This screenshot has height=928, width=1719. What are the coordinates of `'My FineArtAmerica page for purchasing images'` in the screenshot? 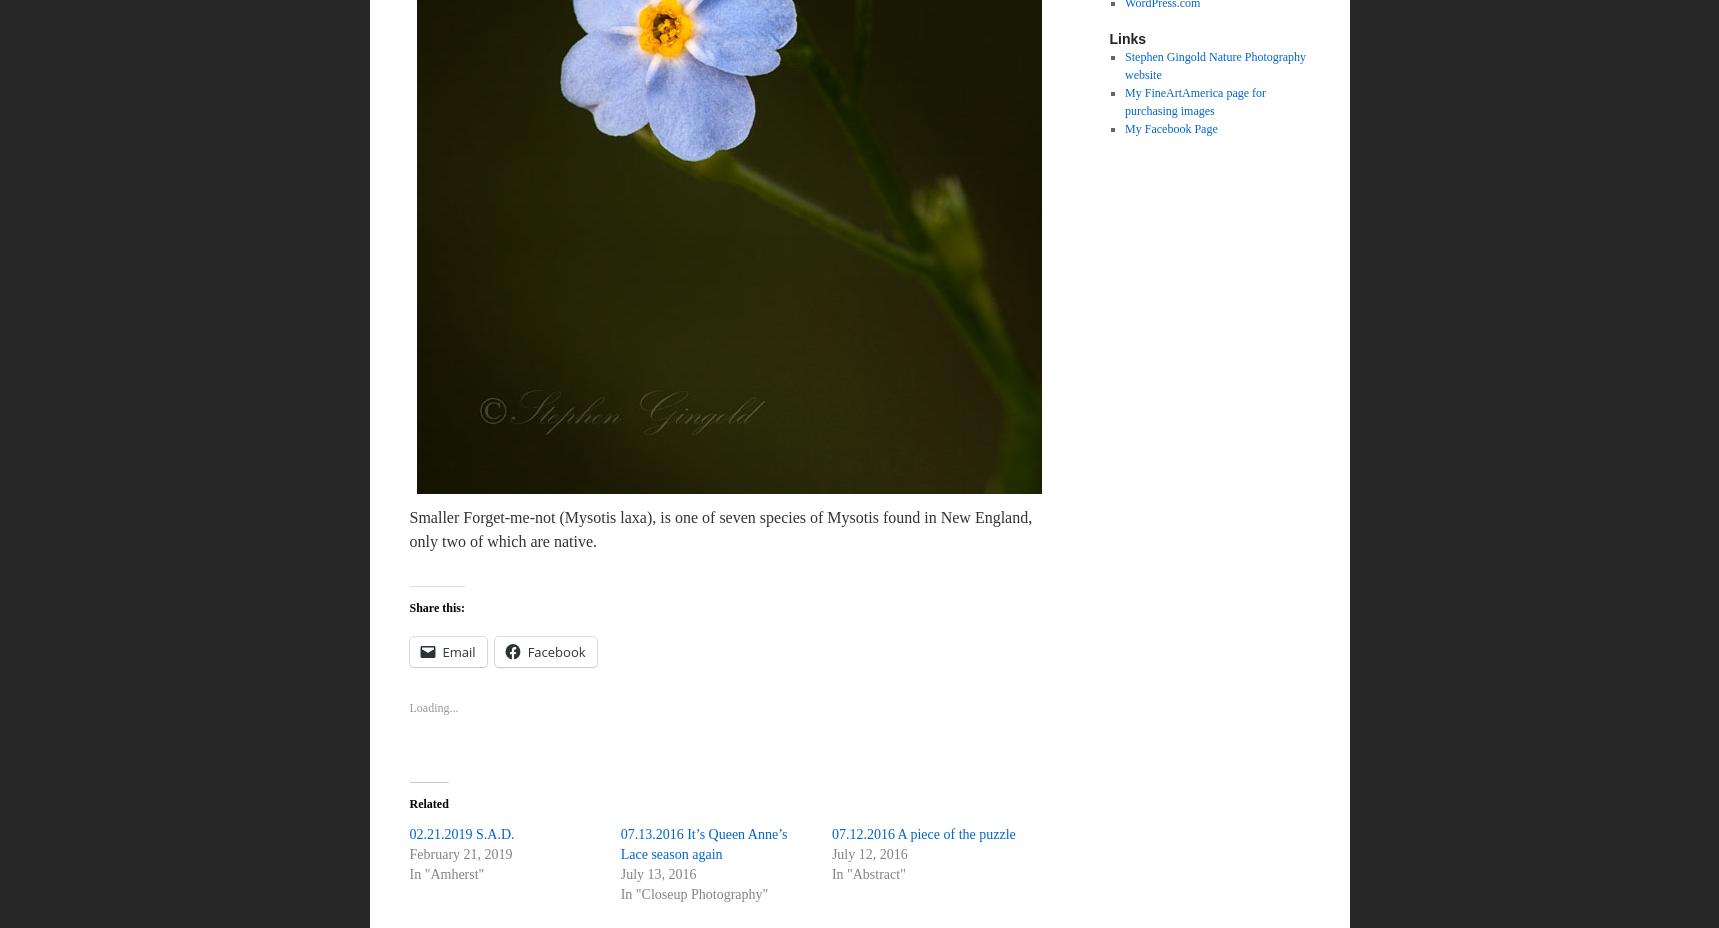 It's located at (1195, 100).